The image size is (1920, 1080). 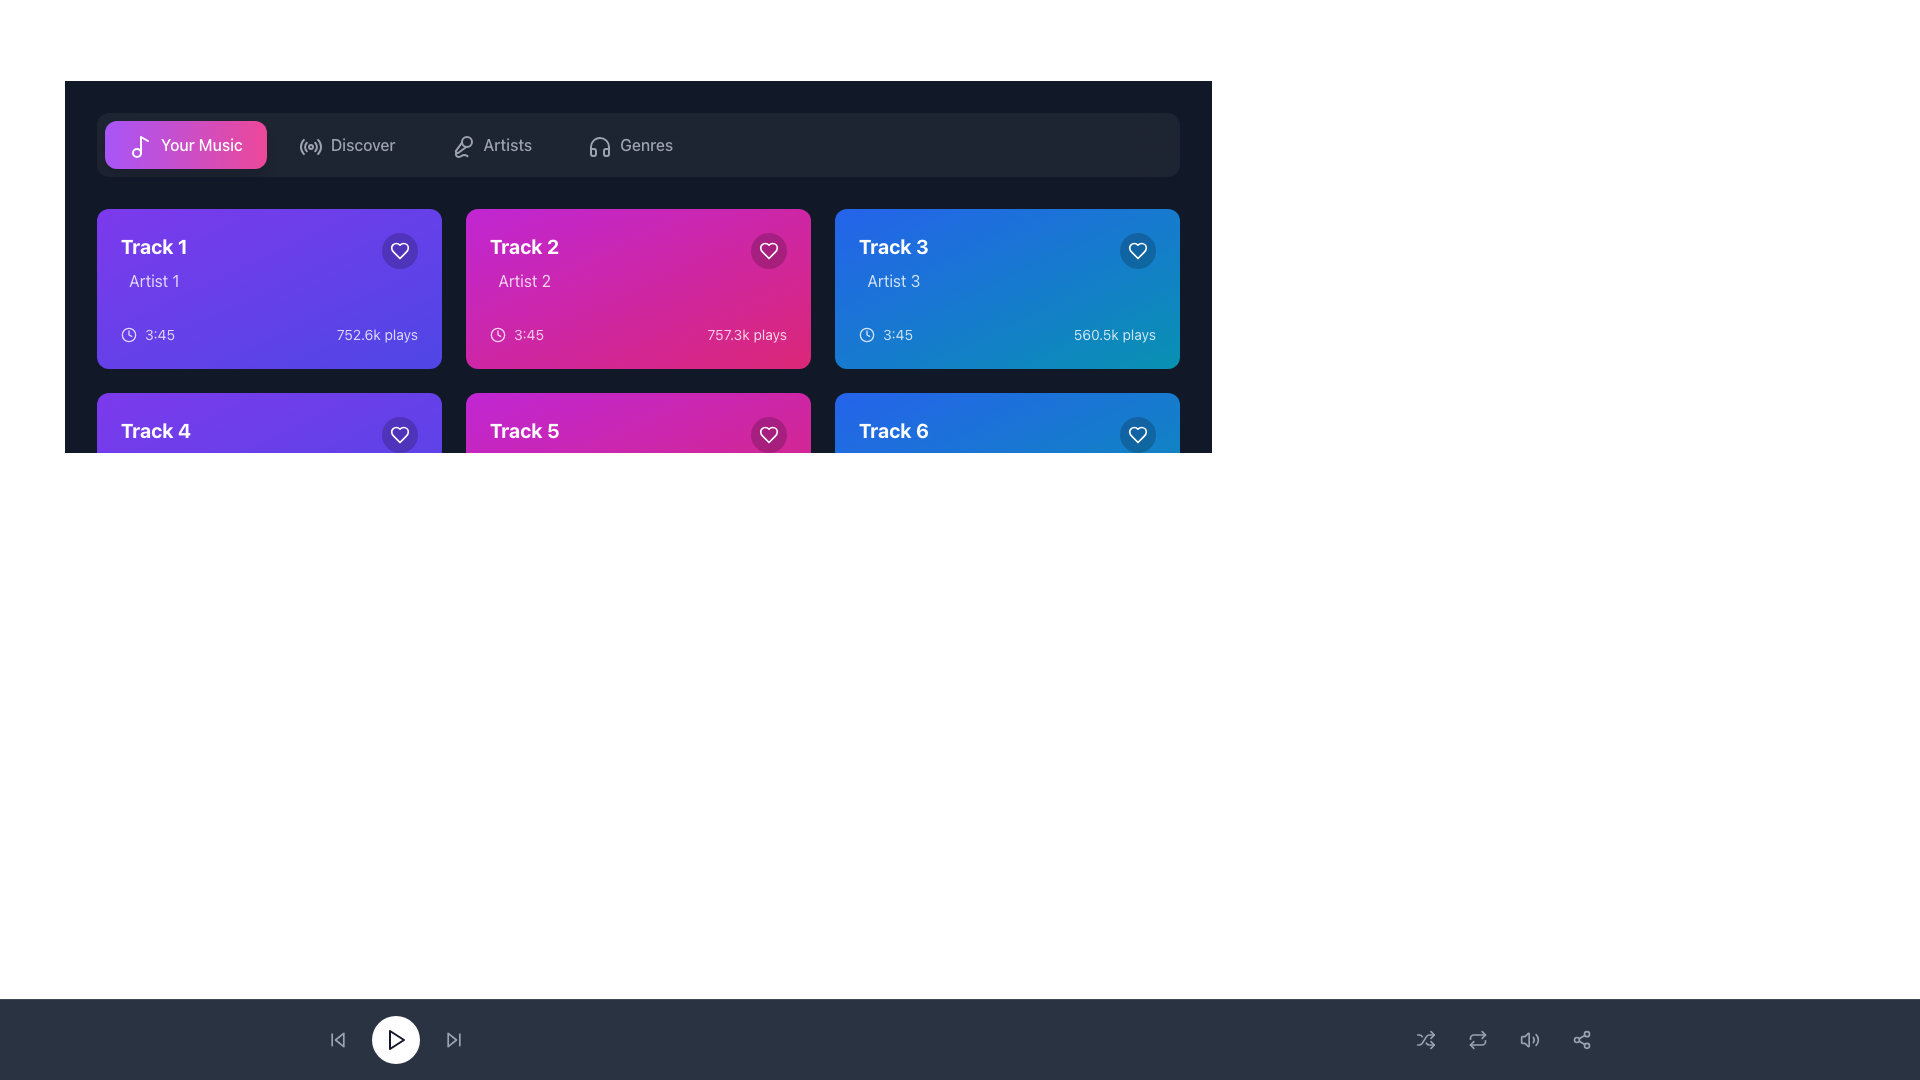 I want to click on the text label displaying 'Artist 3', which is styled in a lighter white shade and positioned within the blue card for 'Track 3', so click(x=892, y=281).